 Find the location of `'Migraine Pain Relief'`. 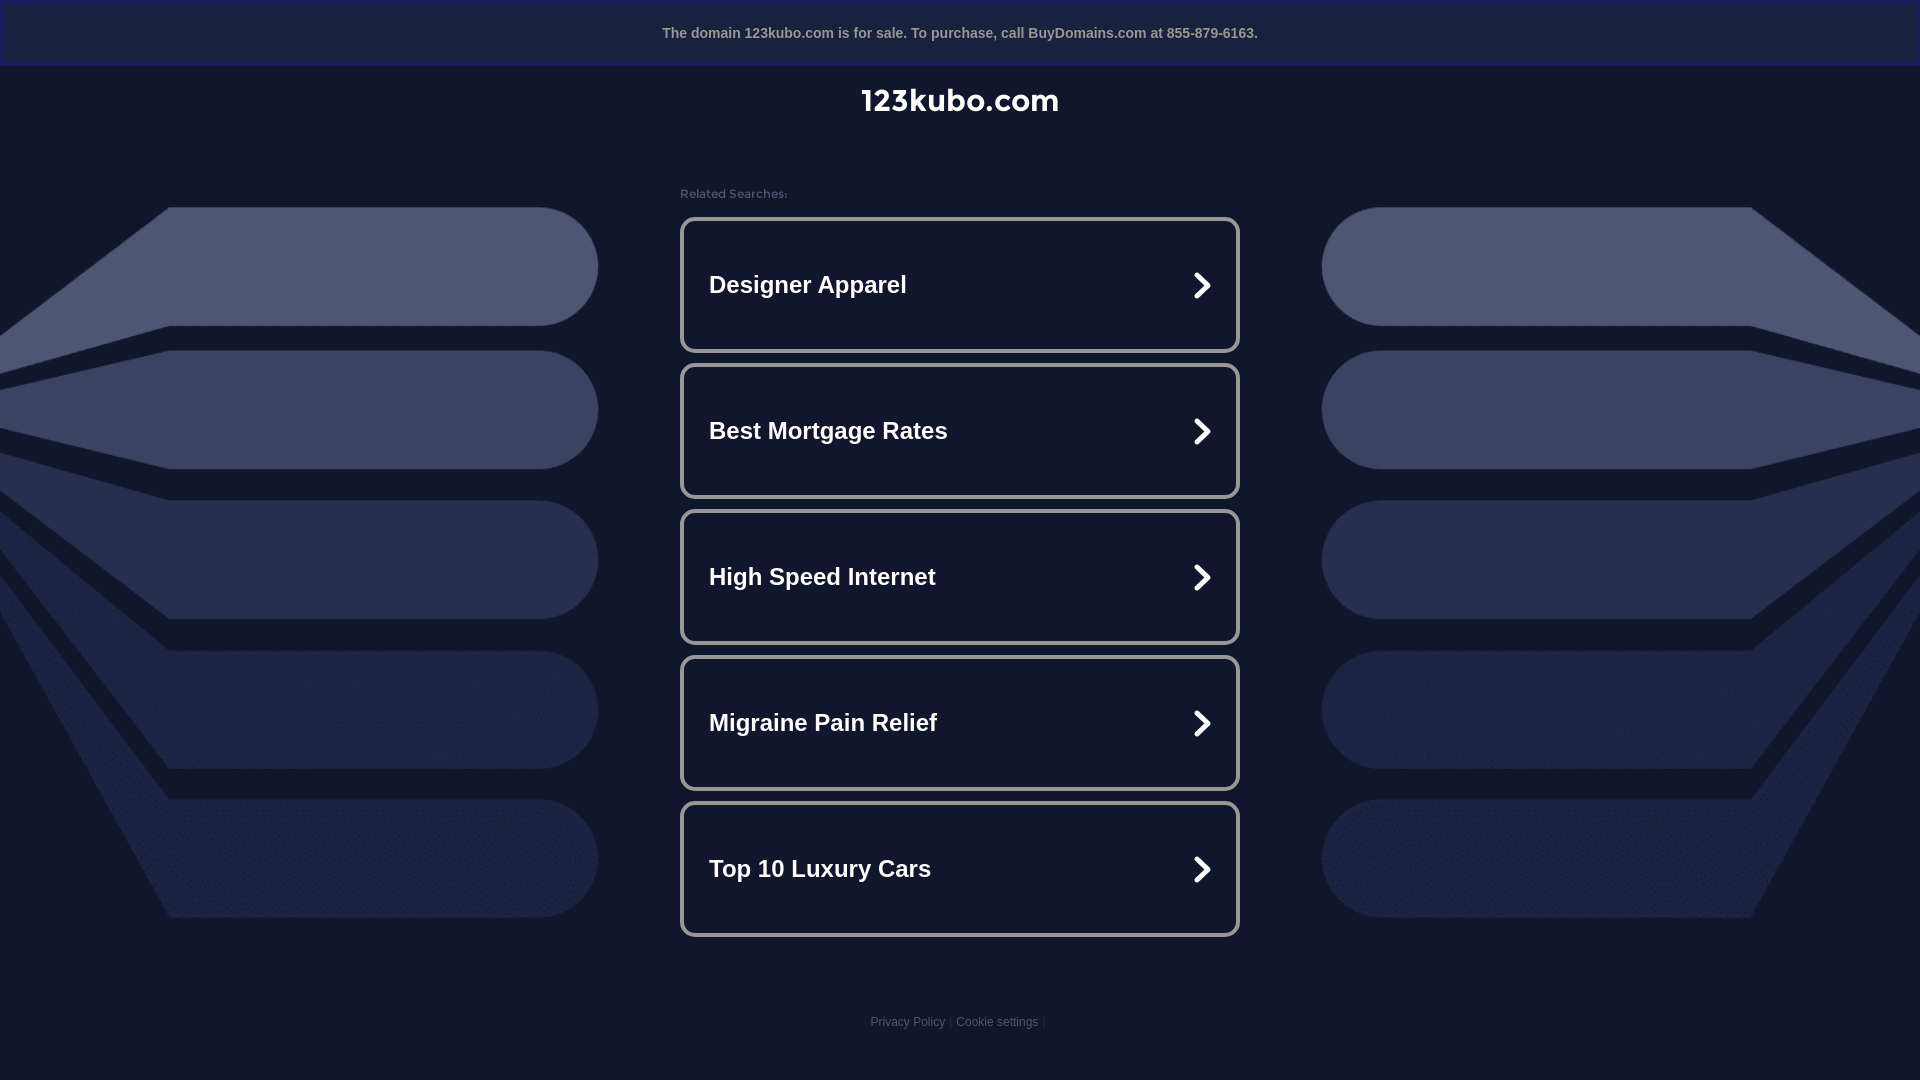

'Migraine Pain Relief' is located at coordinates (960, 722).